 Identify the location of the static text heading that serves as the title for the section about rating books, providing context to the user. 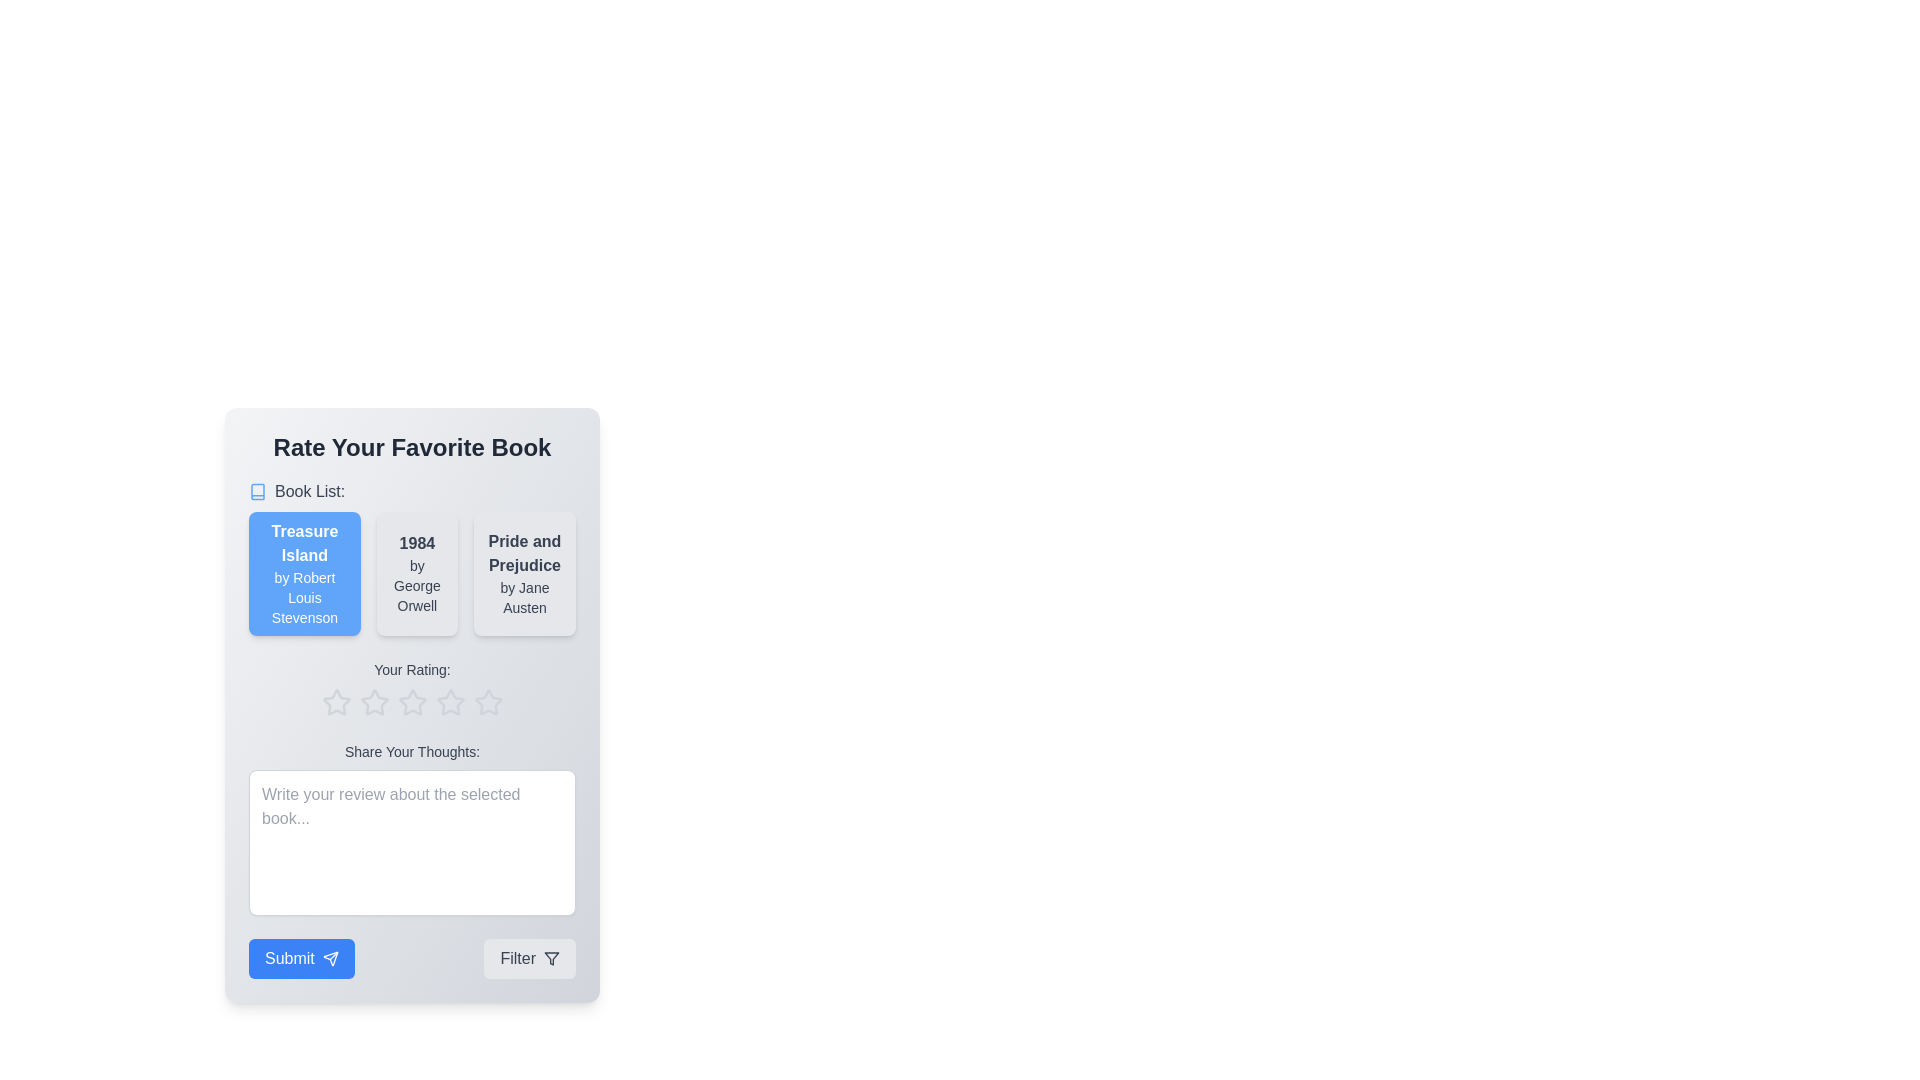
(411, 446).